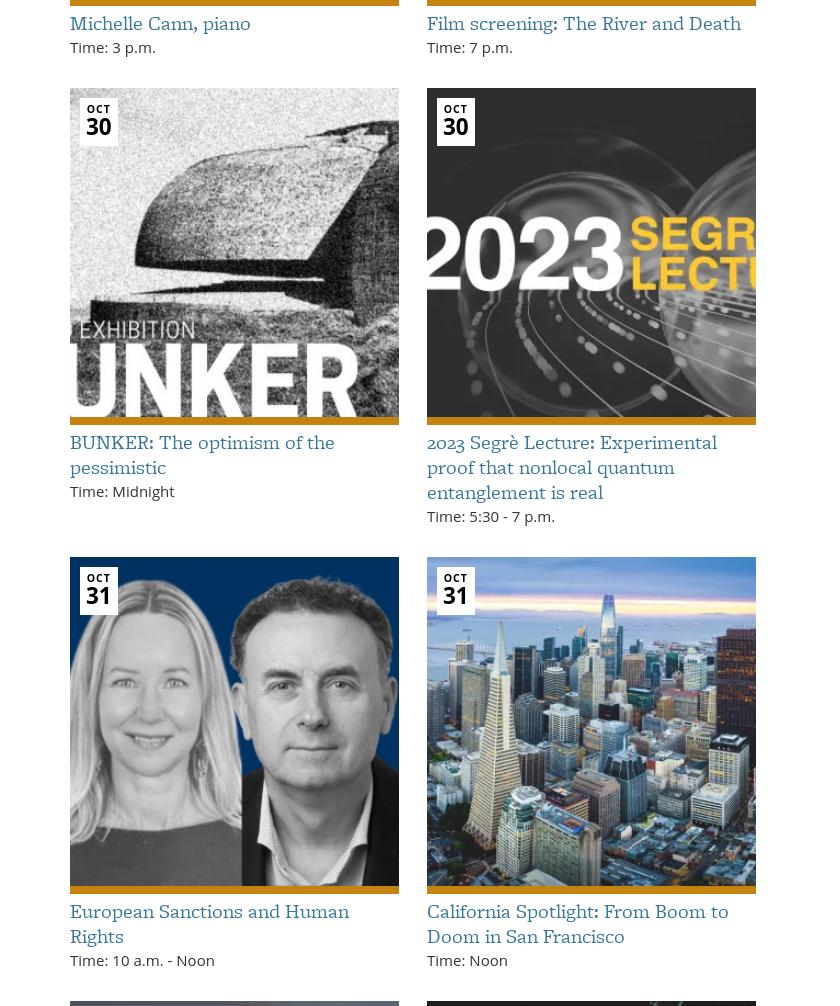 This screenshot has width=840, height=1006. What do you see at coordinates (120, 489) in the screenshot?
I see `'Time: Midnight'` at bounding box center [120, 489].